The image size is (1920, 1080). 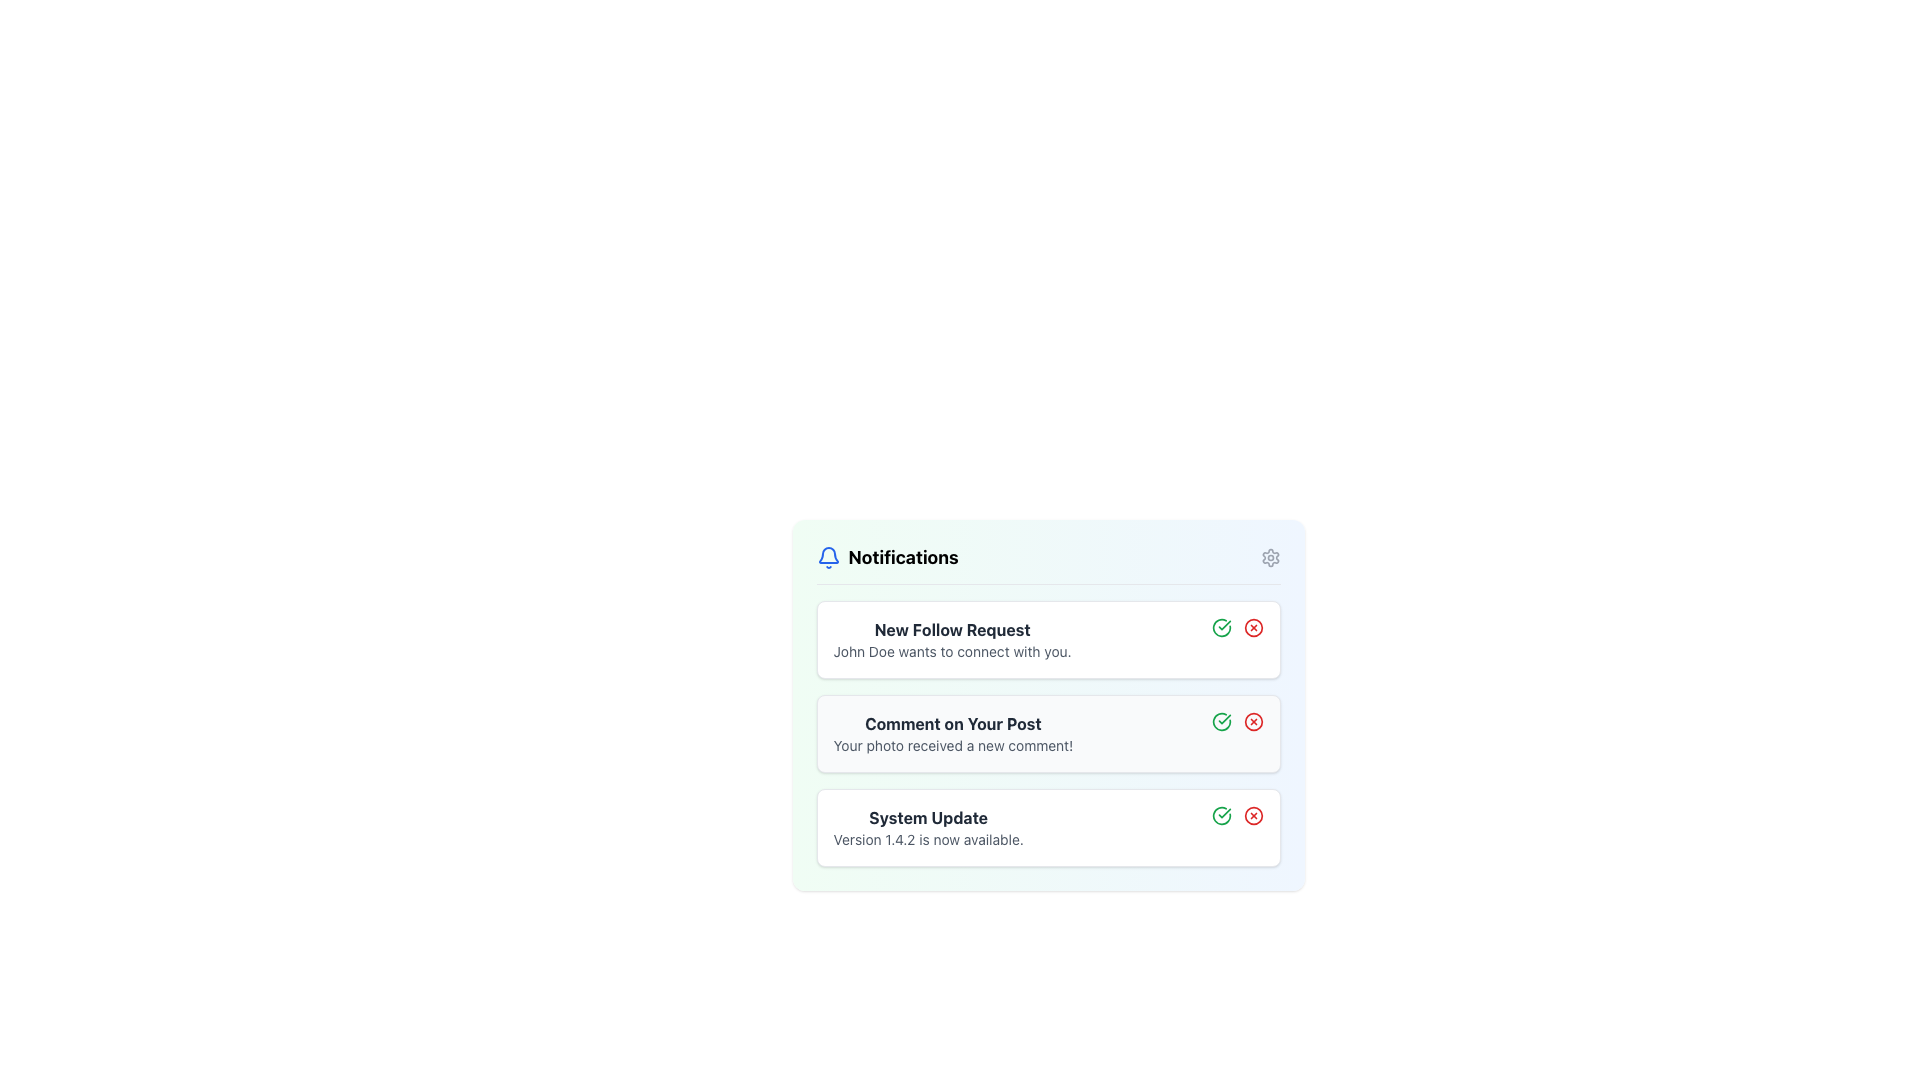 What do you see at coordinates (828, 558) in the screenshot?
I see `the bell-shaped icon representing notifications, located in the top-left corner of the notification widget, to the left of the 'Notifications' label` at bounding box center [828, 558].